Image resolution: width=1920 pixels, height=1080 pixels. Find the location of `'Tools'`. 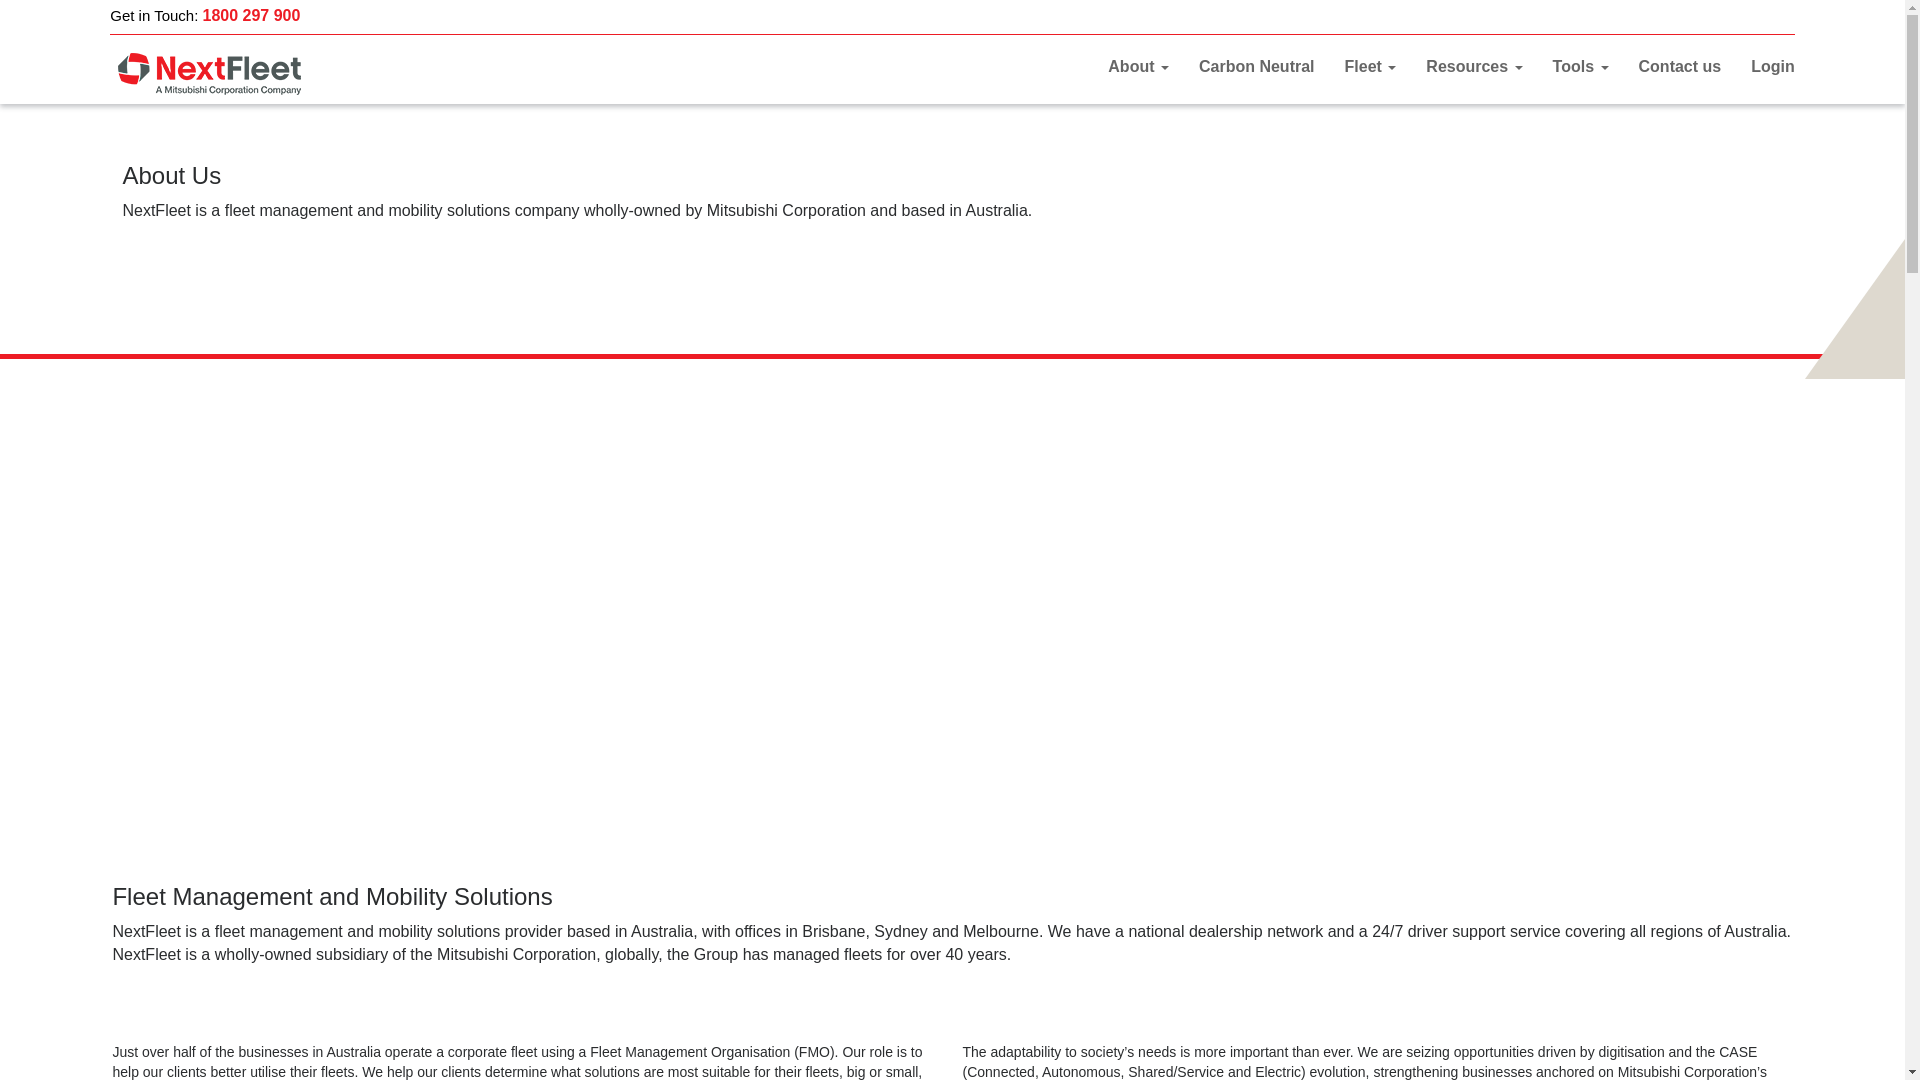

'Tools' is located at coordinates (1579, 64).